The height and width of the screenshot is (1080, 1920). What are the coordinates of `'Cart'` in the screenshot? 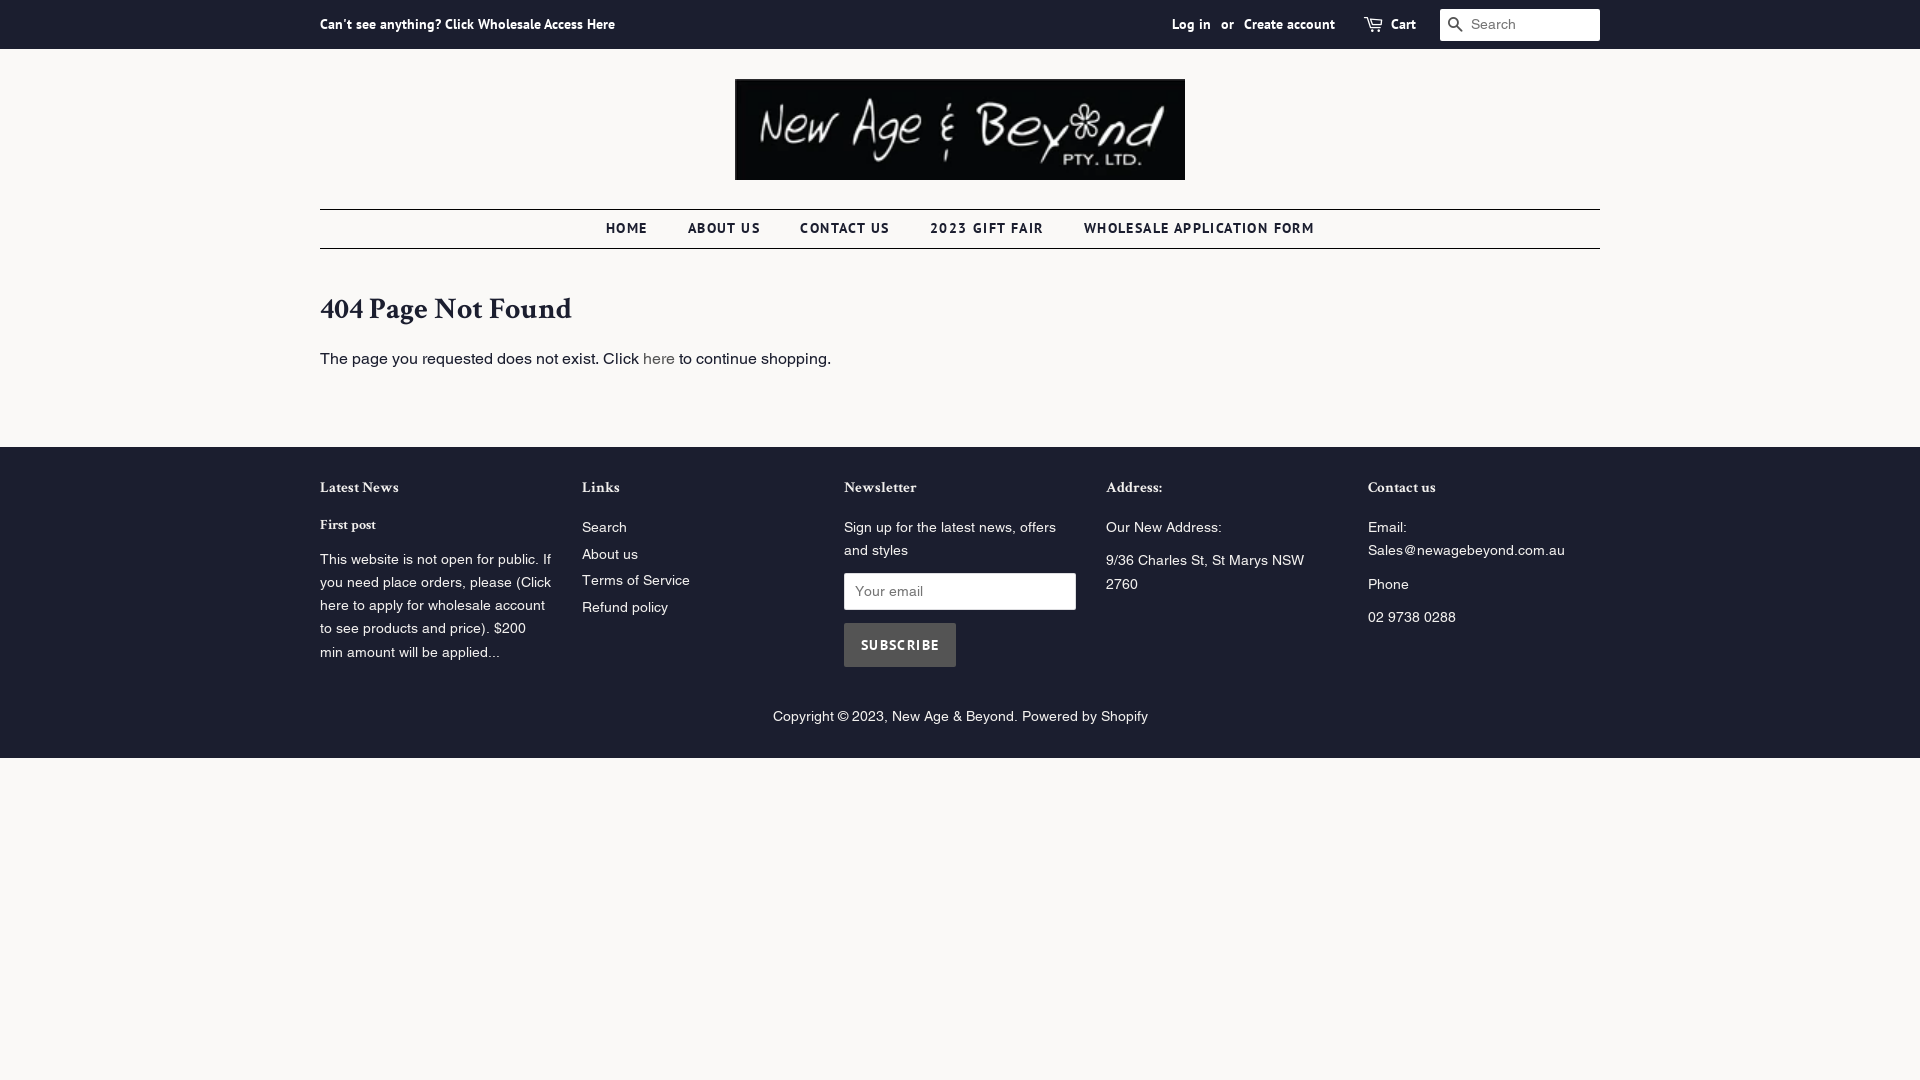 It's located at (1402, 24).